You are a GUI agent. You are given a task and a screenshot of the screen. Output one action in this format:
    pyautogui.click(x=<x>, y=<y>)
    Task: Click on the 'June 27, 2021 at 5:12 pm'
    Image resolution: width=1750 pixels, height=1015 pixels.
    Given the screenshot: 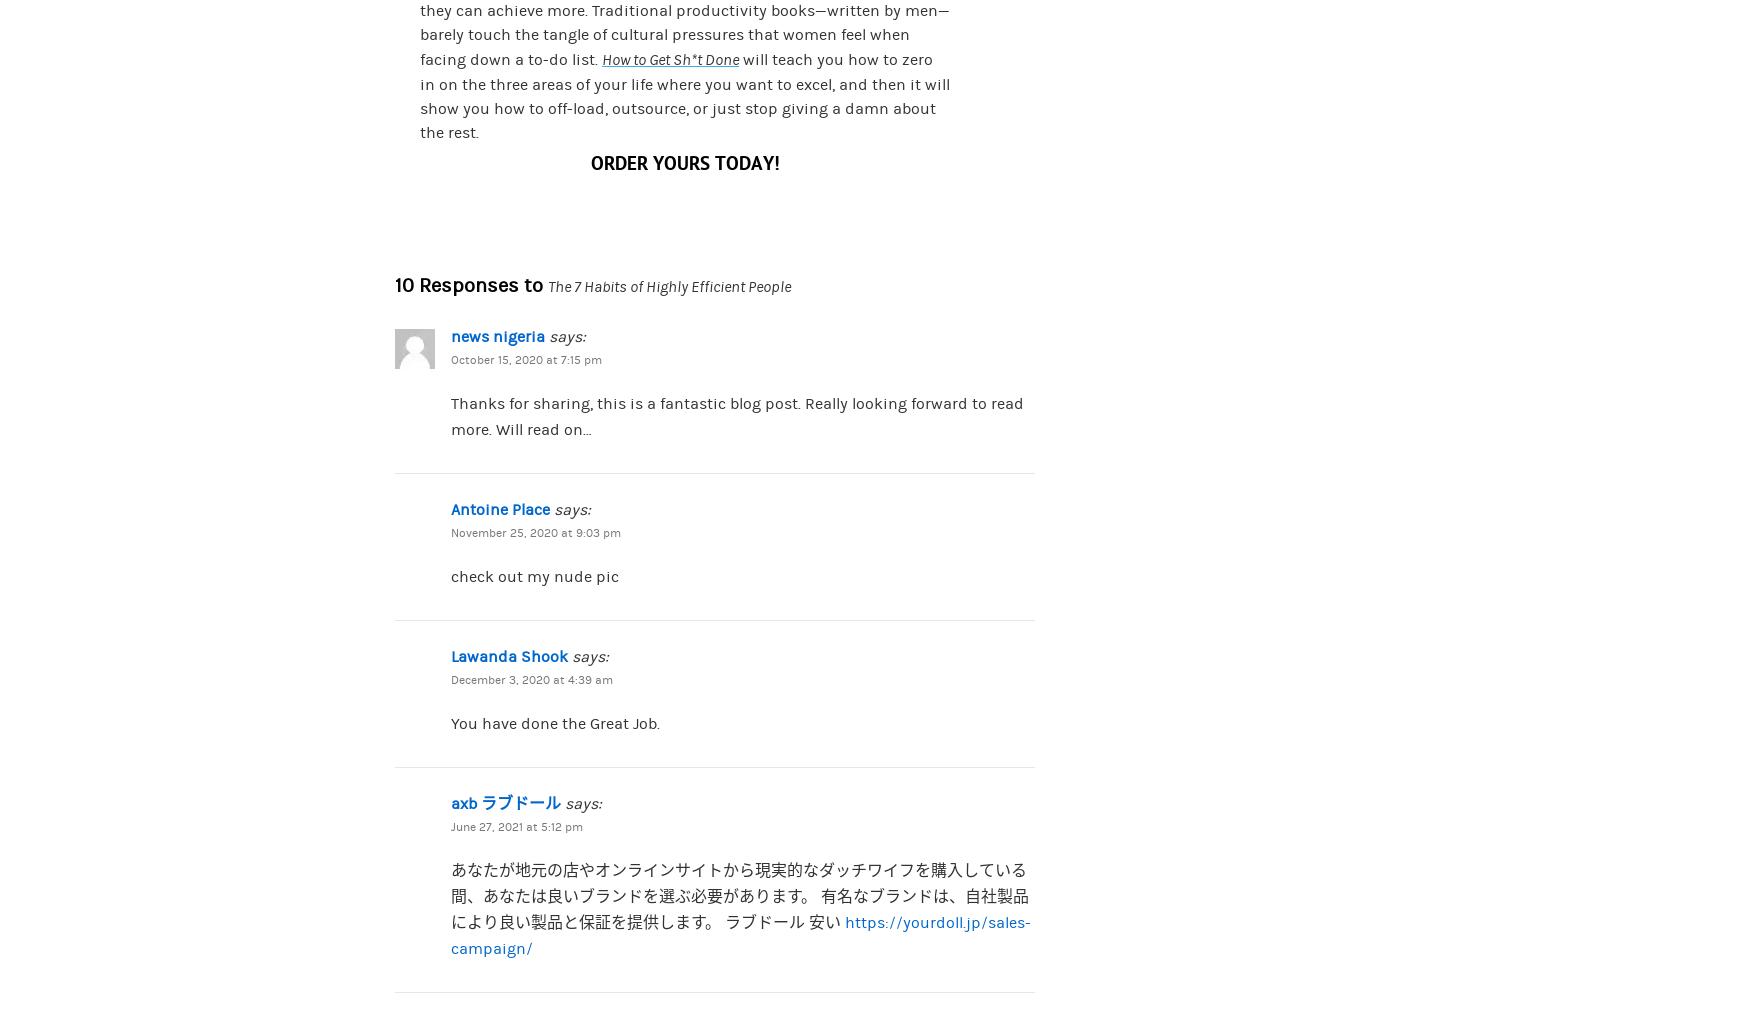 What is the action you would take?
    pyautogui.click(x=515, y=826)
    